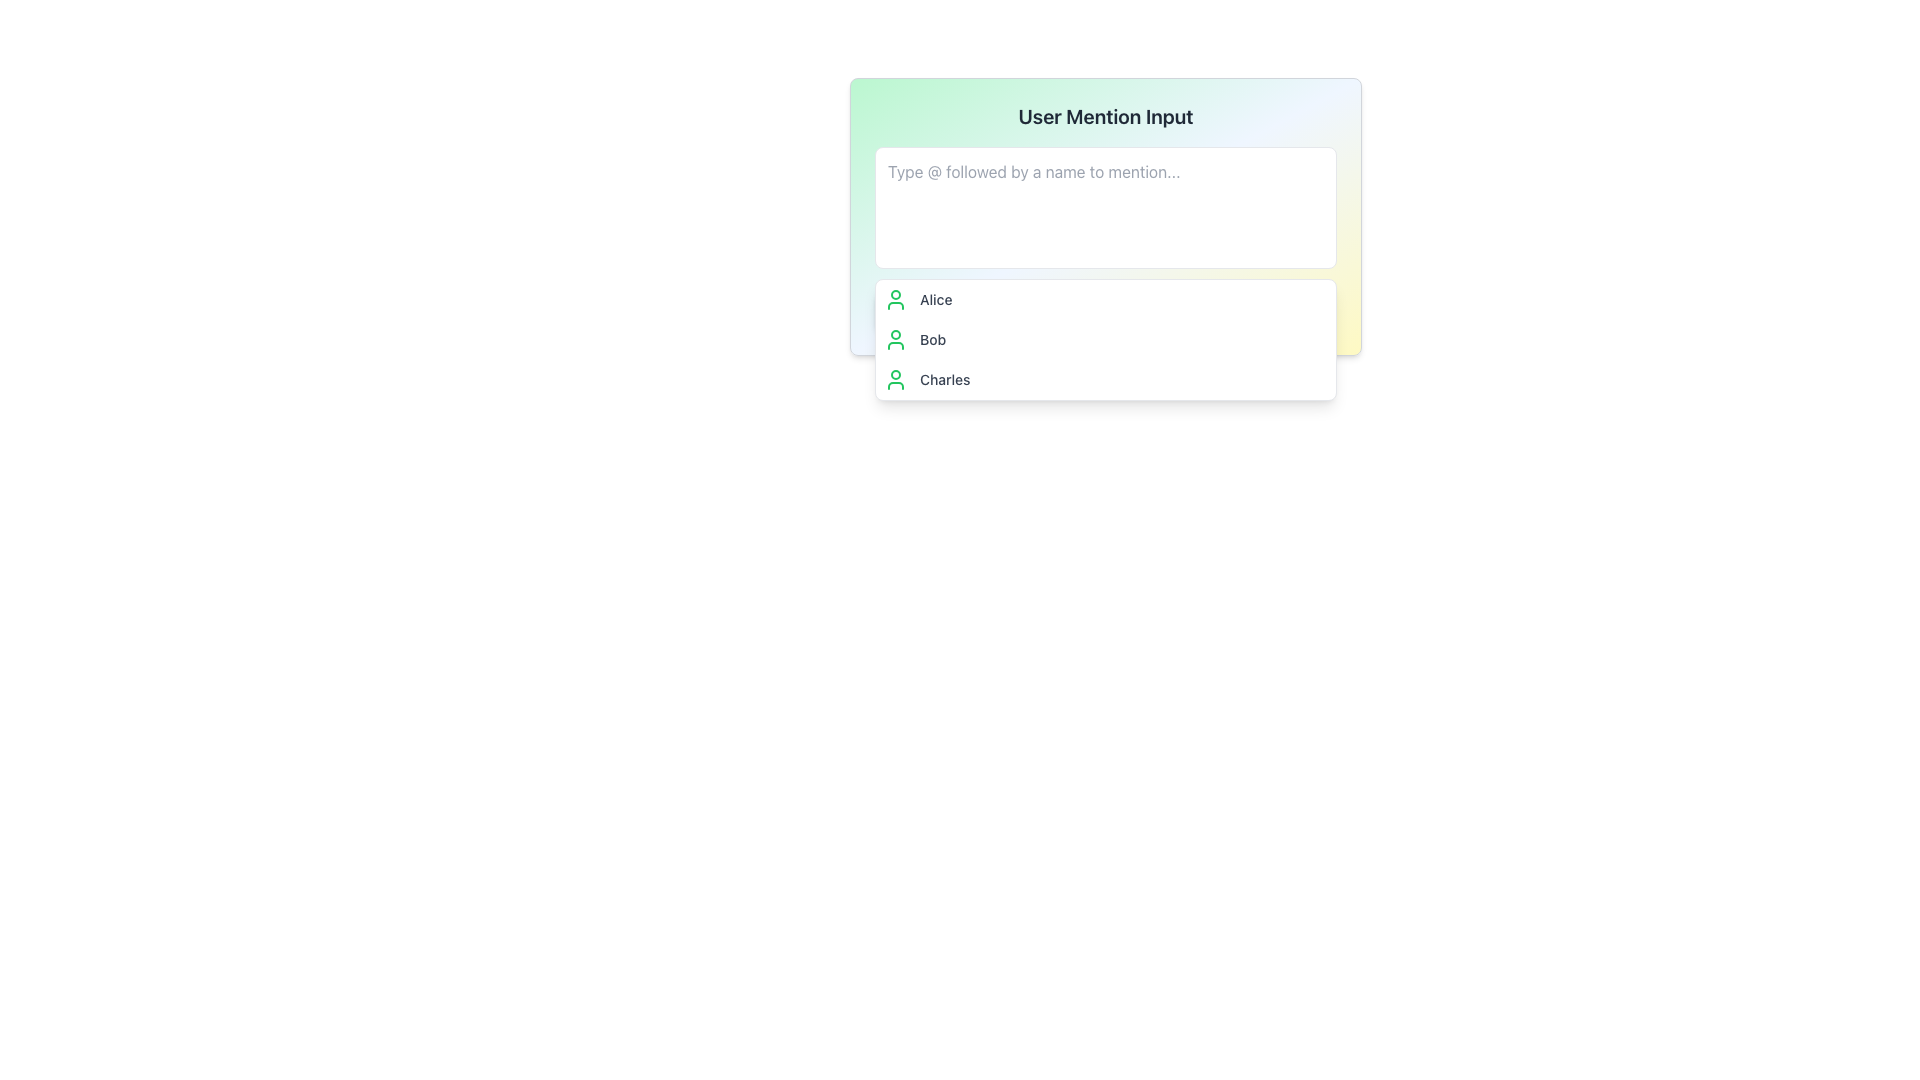  Describe the element at coordinates (935, 300) in the screenshot. I see `the text label displaying 'Alice'` at that location.